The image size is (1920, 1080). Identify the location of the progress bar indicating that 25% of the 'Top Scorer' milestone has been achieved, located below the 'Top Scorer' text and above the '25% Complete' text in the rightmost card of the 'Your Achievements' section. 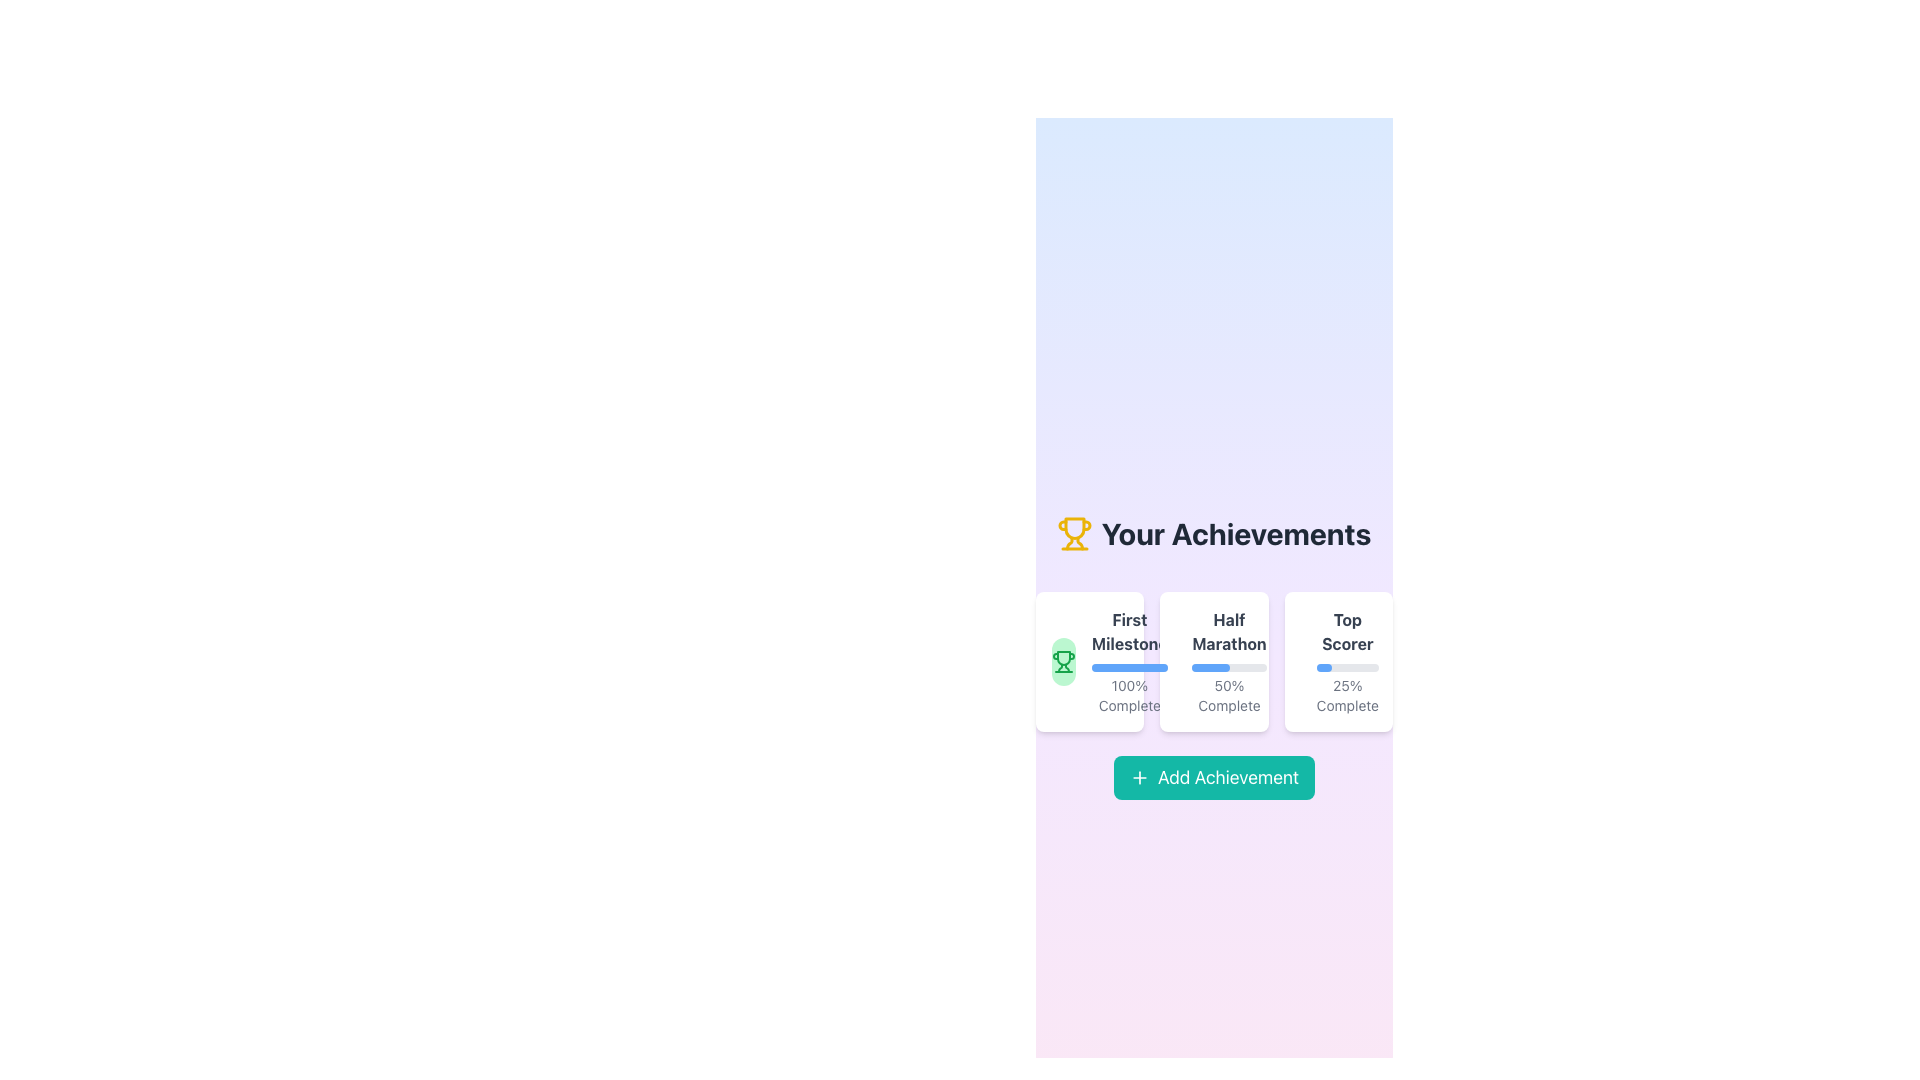
(1347, 667).